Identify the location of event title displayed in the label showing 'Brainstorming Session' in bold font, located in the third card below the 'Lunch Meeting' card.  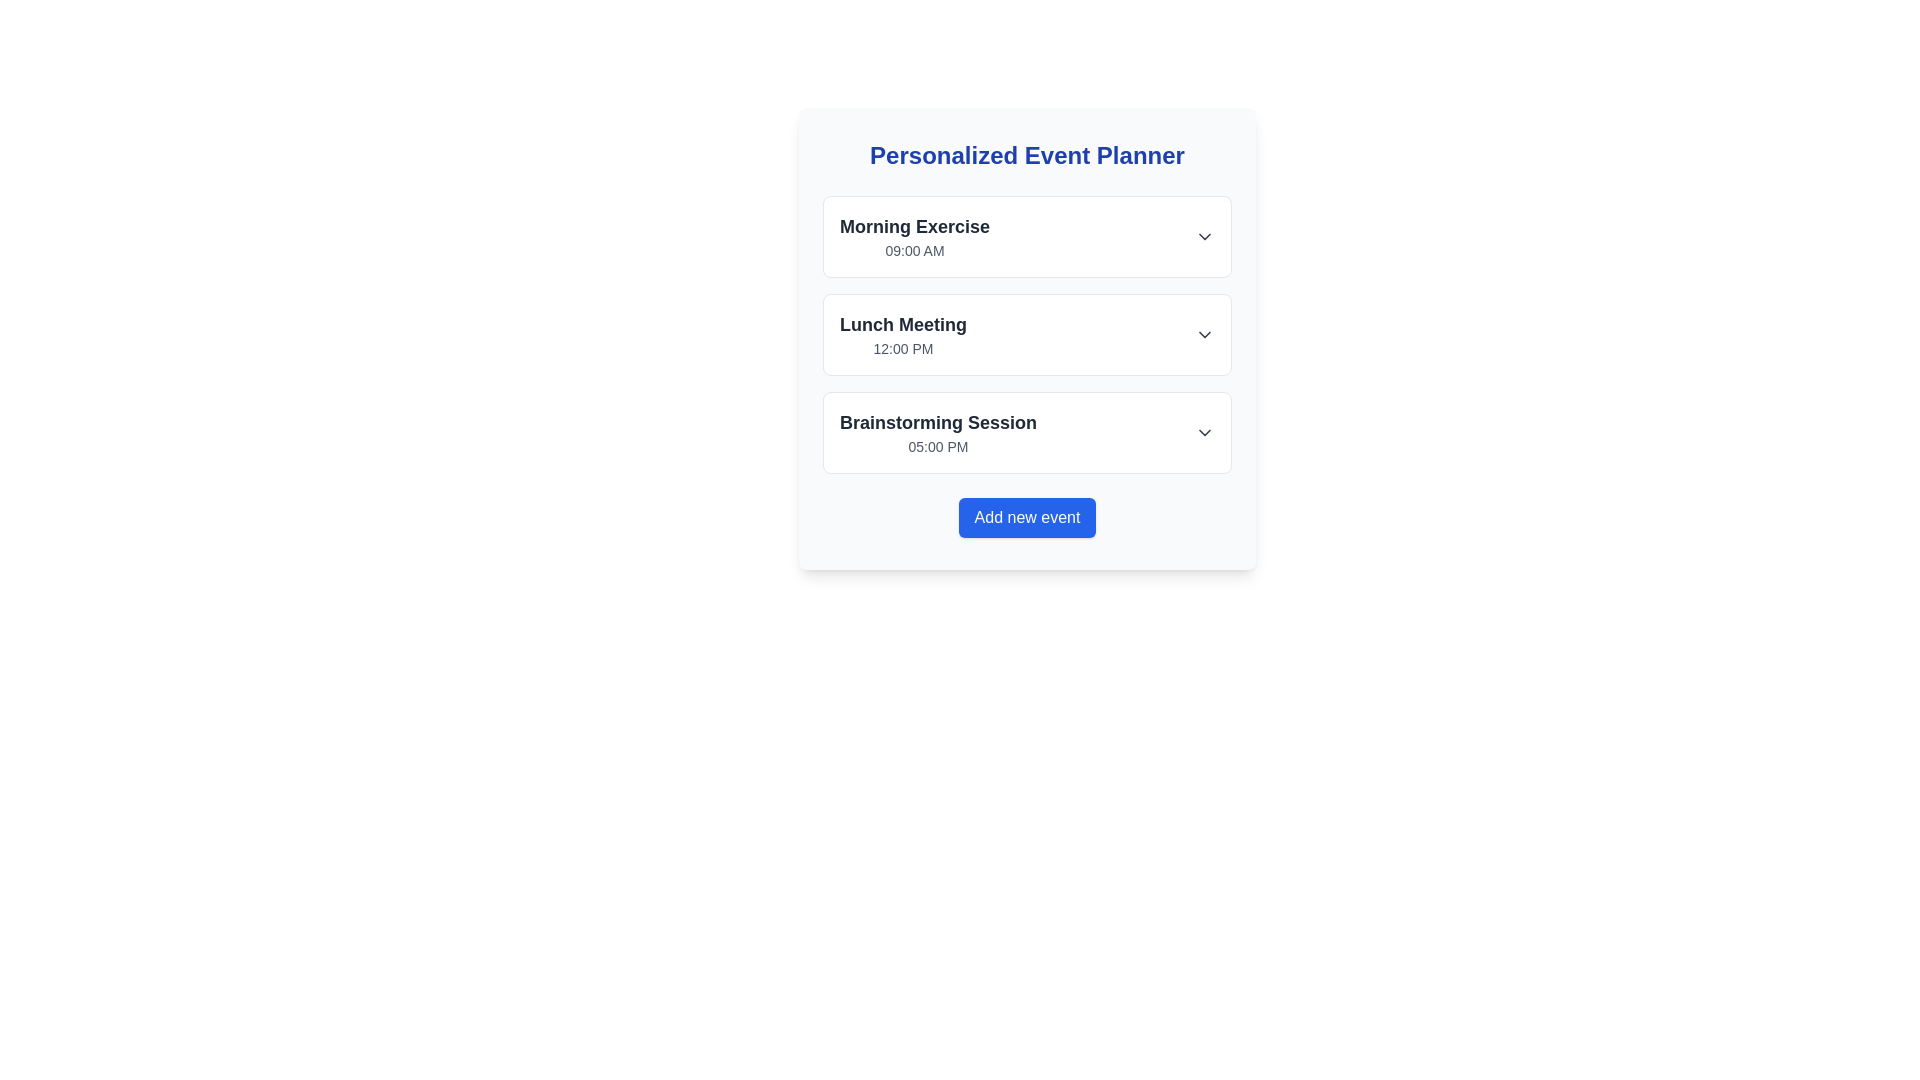
(937, 431).